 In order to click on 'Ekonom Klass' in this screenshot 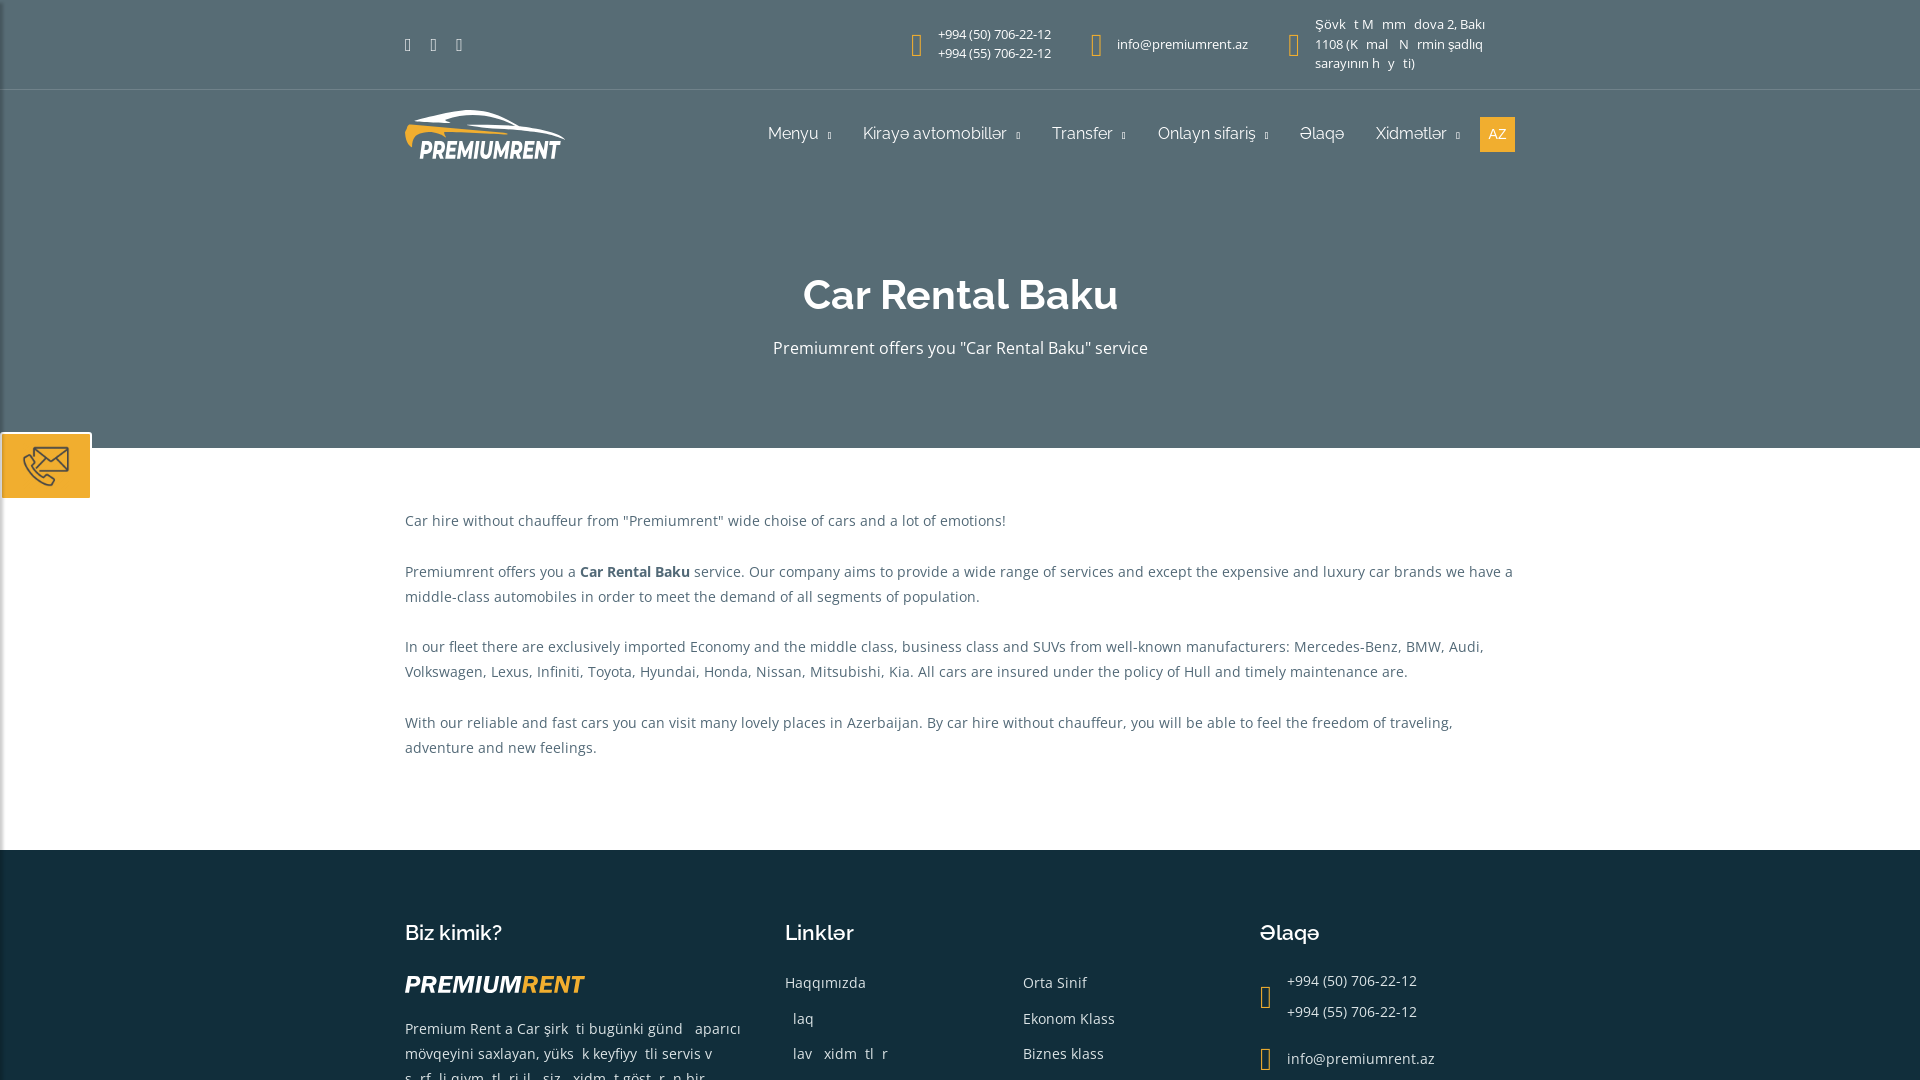, I will do `click(1067, 1018)`.